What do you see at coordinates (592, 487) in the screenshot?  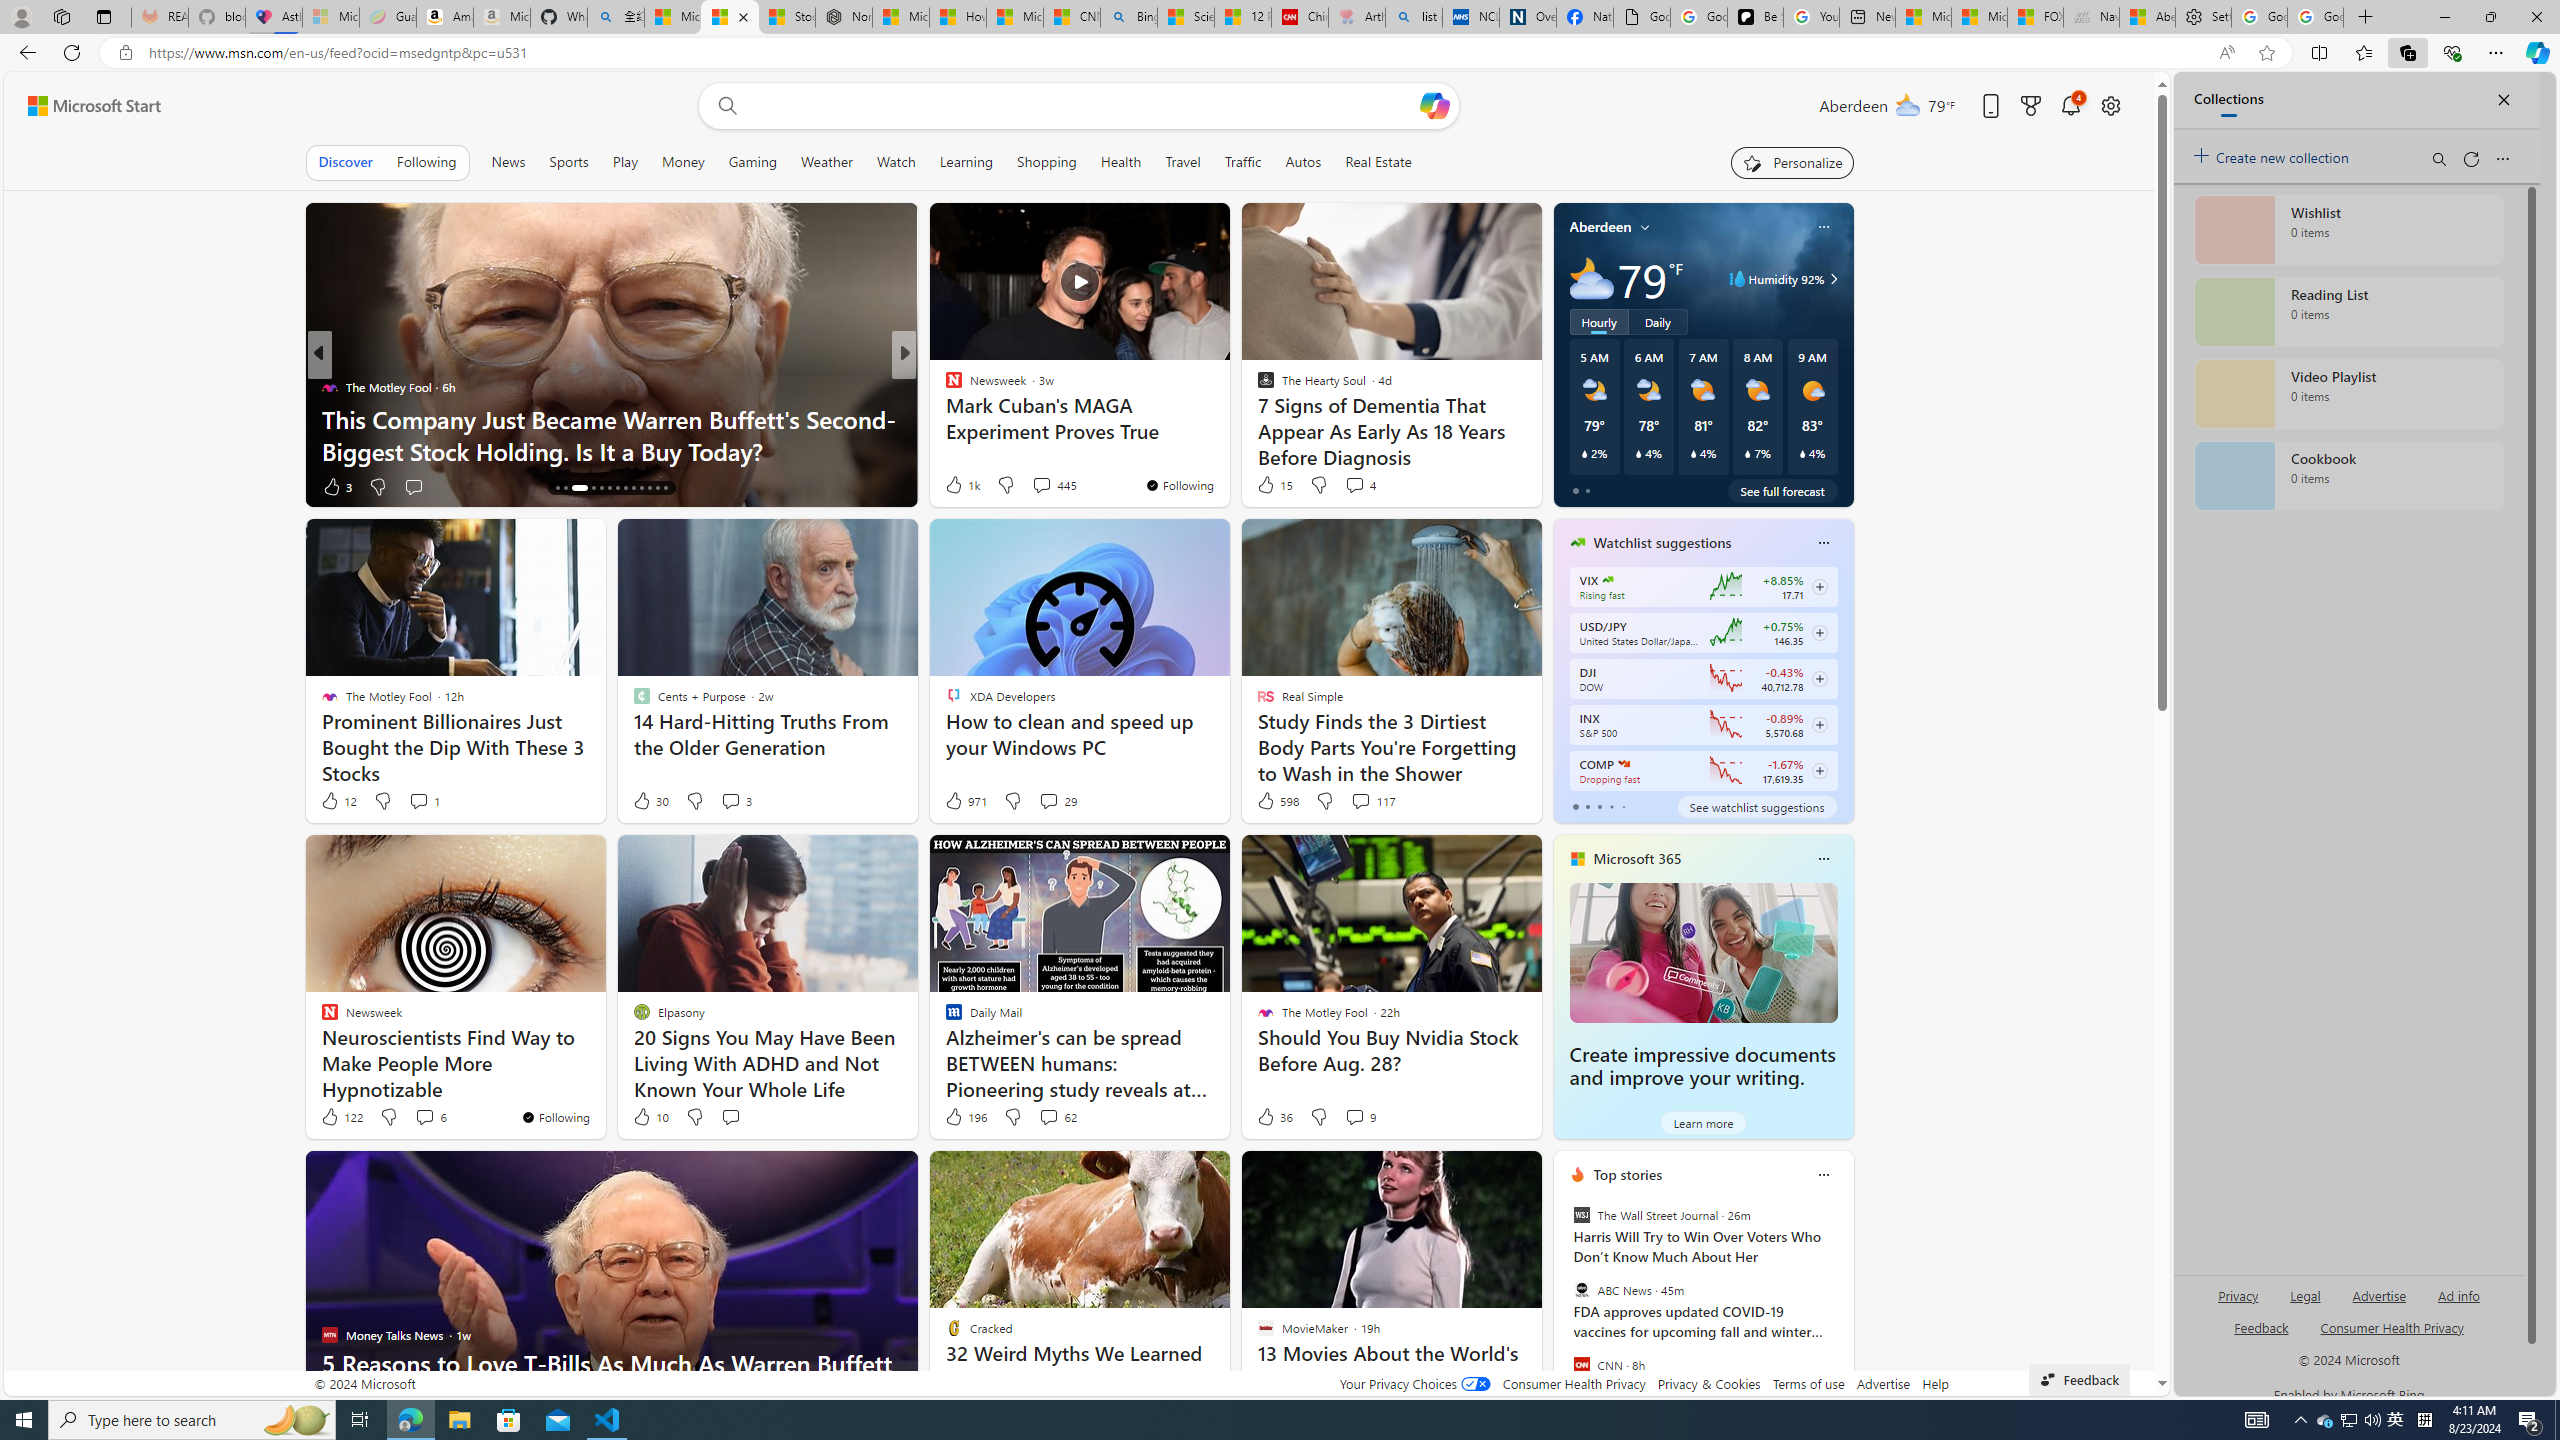 I see `'AutomationID: tab-17'` at bounding box center [592, 487].